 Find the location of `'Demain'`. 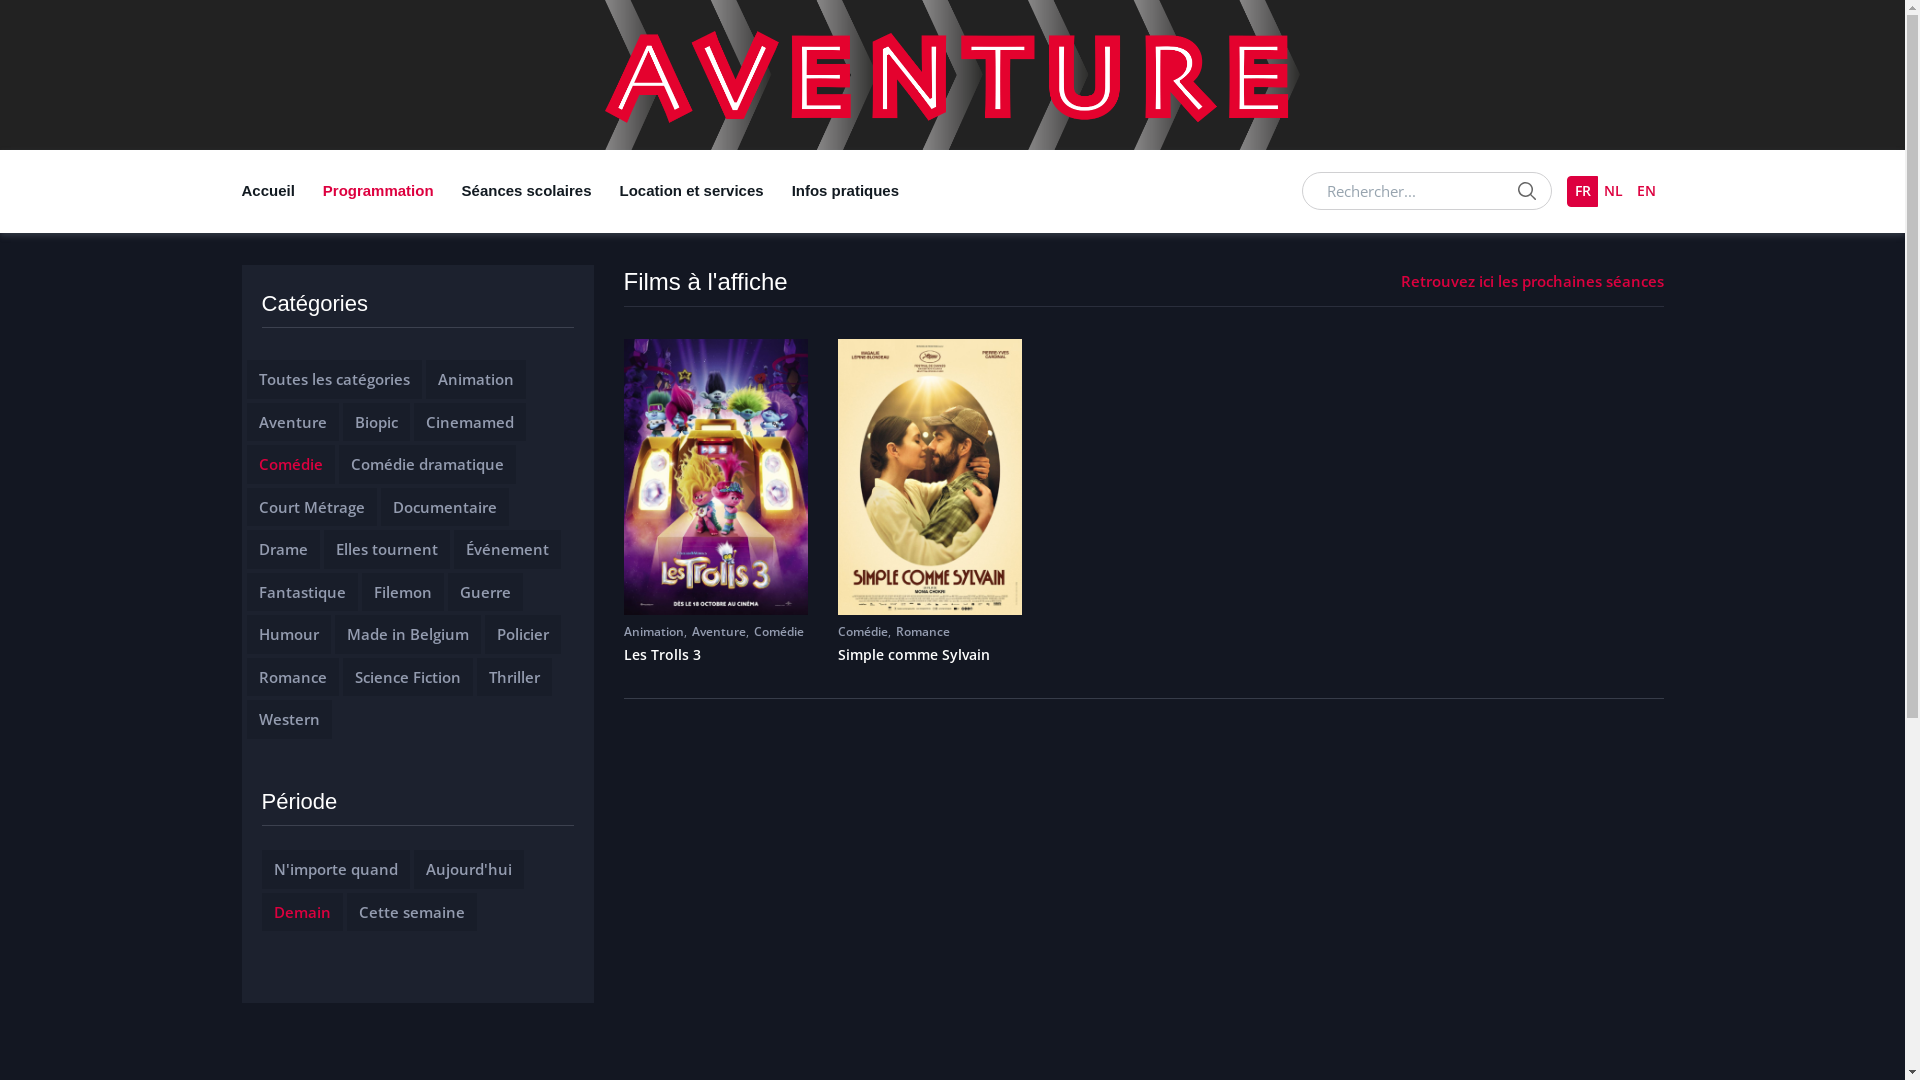

'Demain' is located at coordinates (301, 911).